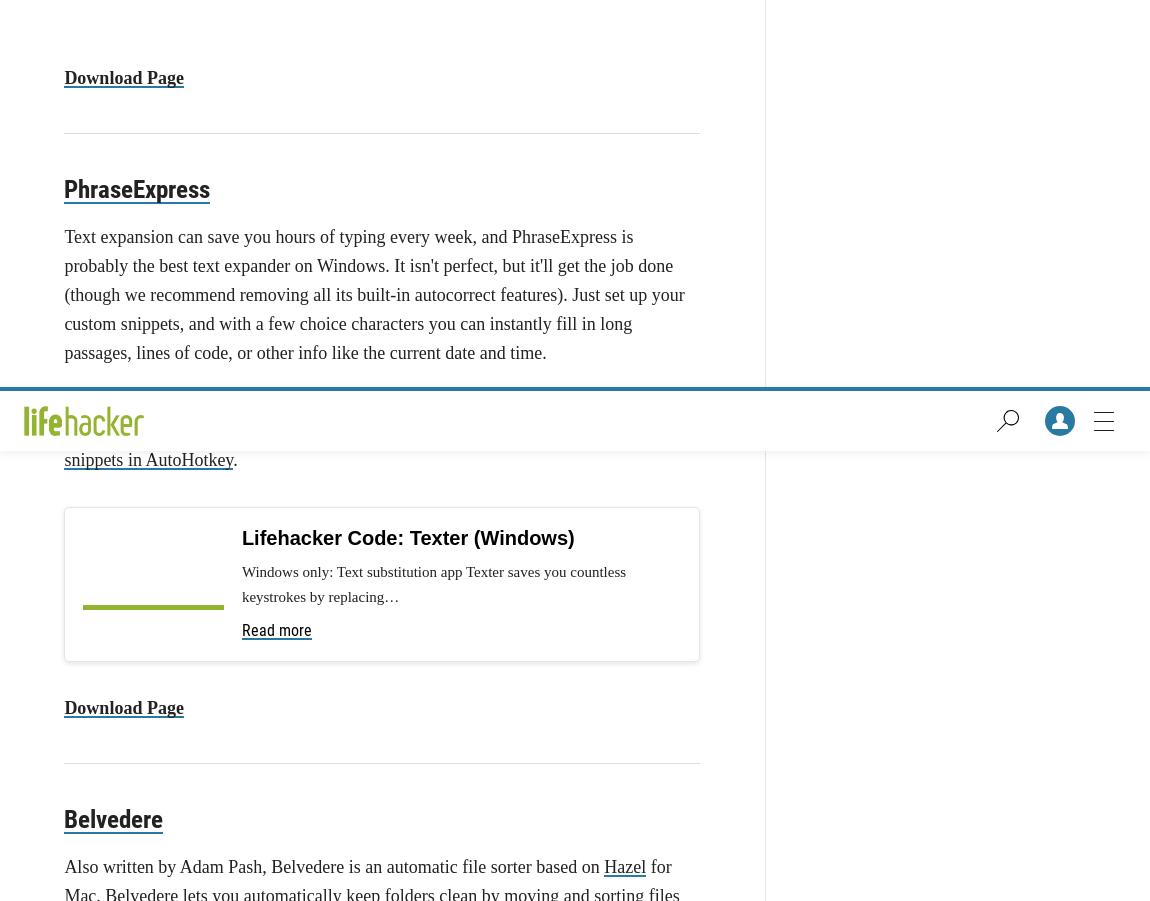 Image resolution: width=1150 pixels, height=901 pixels. I want to click on 'FlashBlock for Firefox', so click(145, 268).